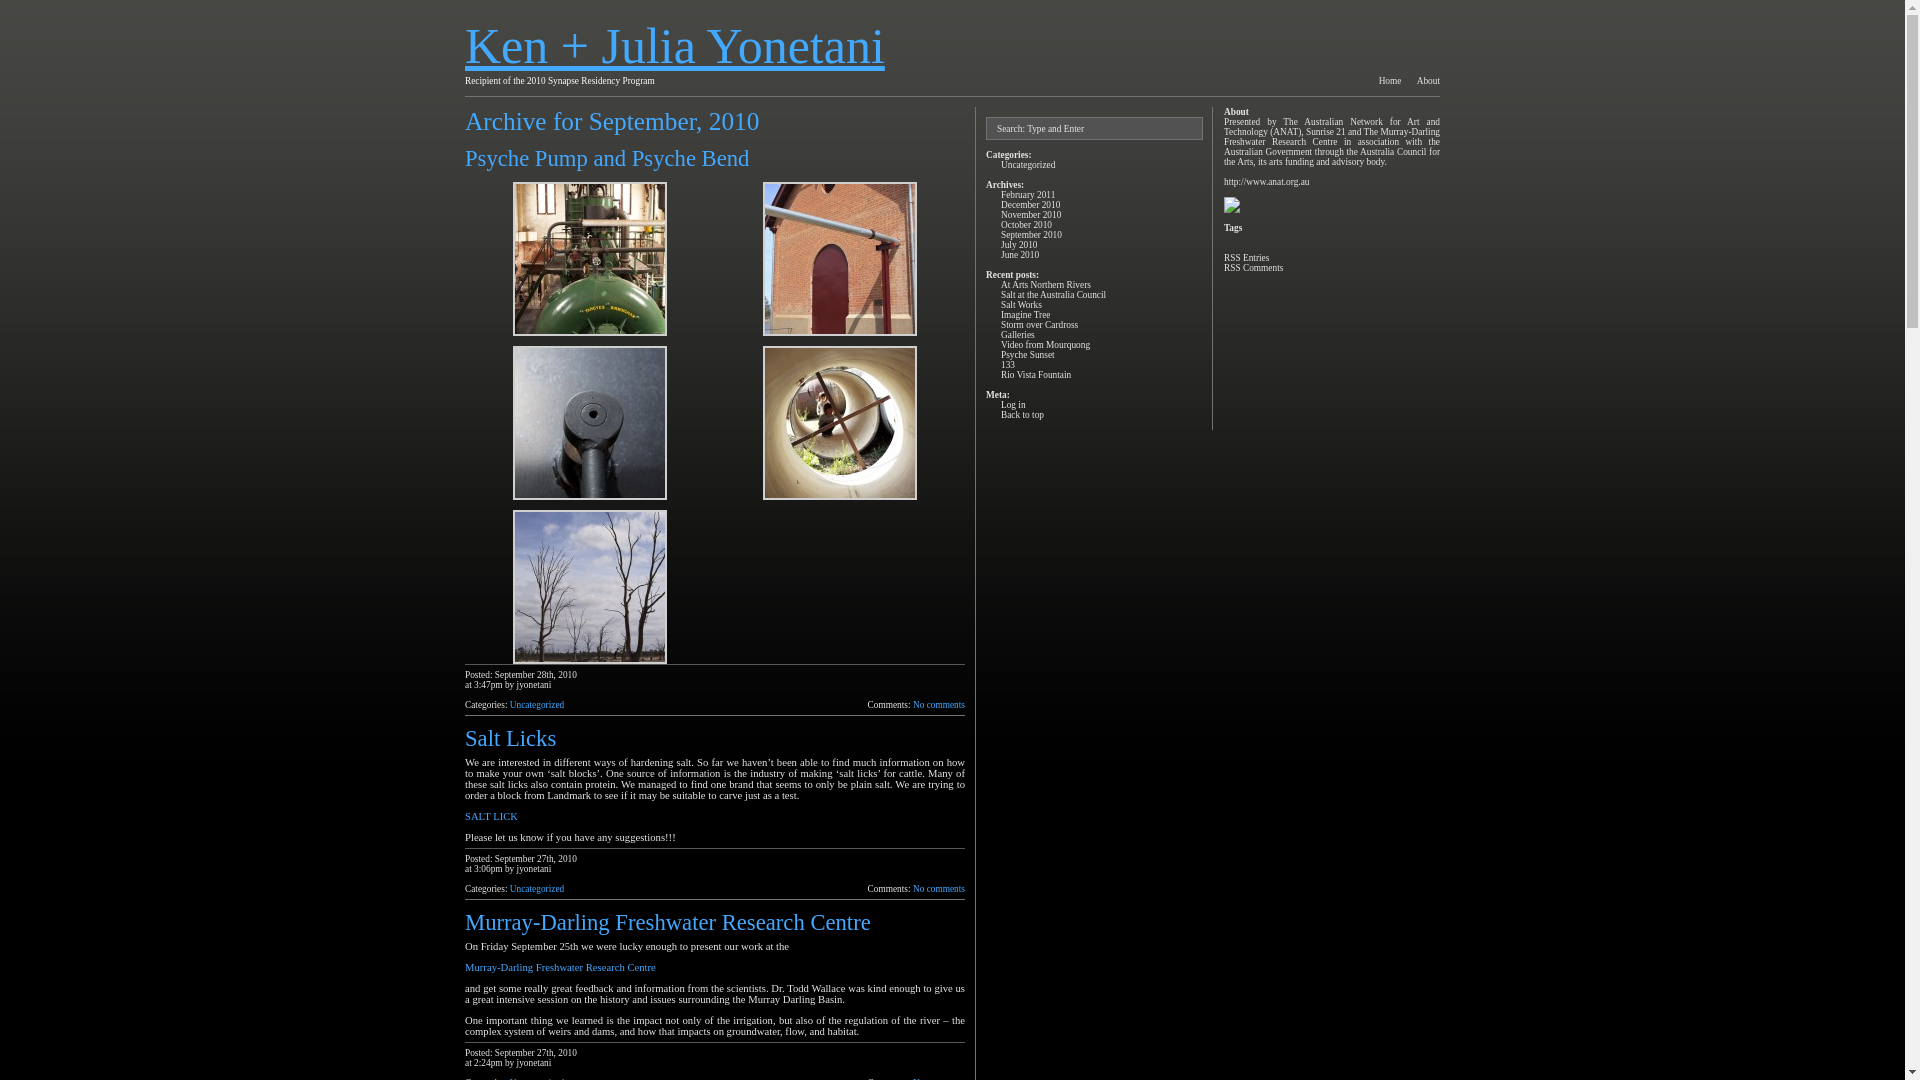  I want to click on 'Back to top', so click(1022, 414).